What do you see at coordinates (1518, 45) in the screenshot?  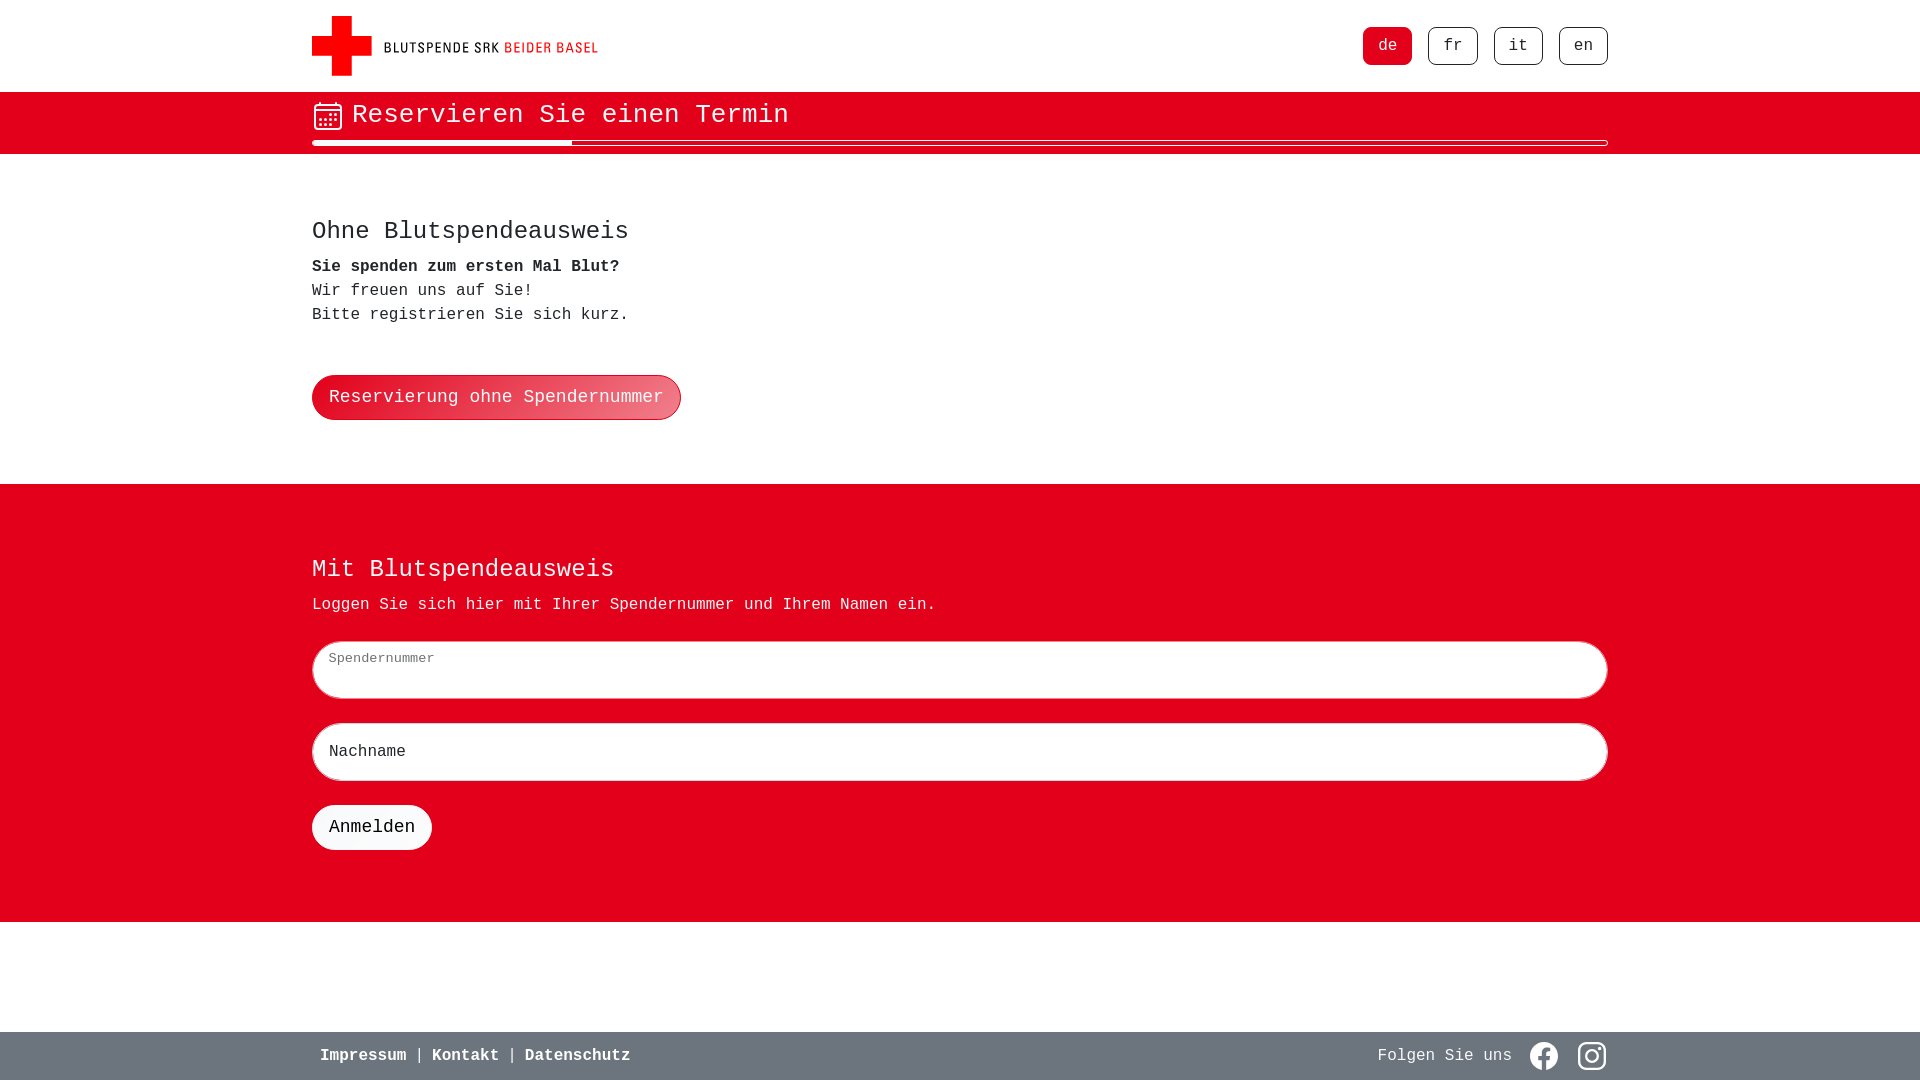 I see `'it'` at bounding box center [1518, 45].